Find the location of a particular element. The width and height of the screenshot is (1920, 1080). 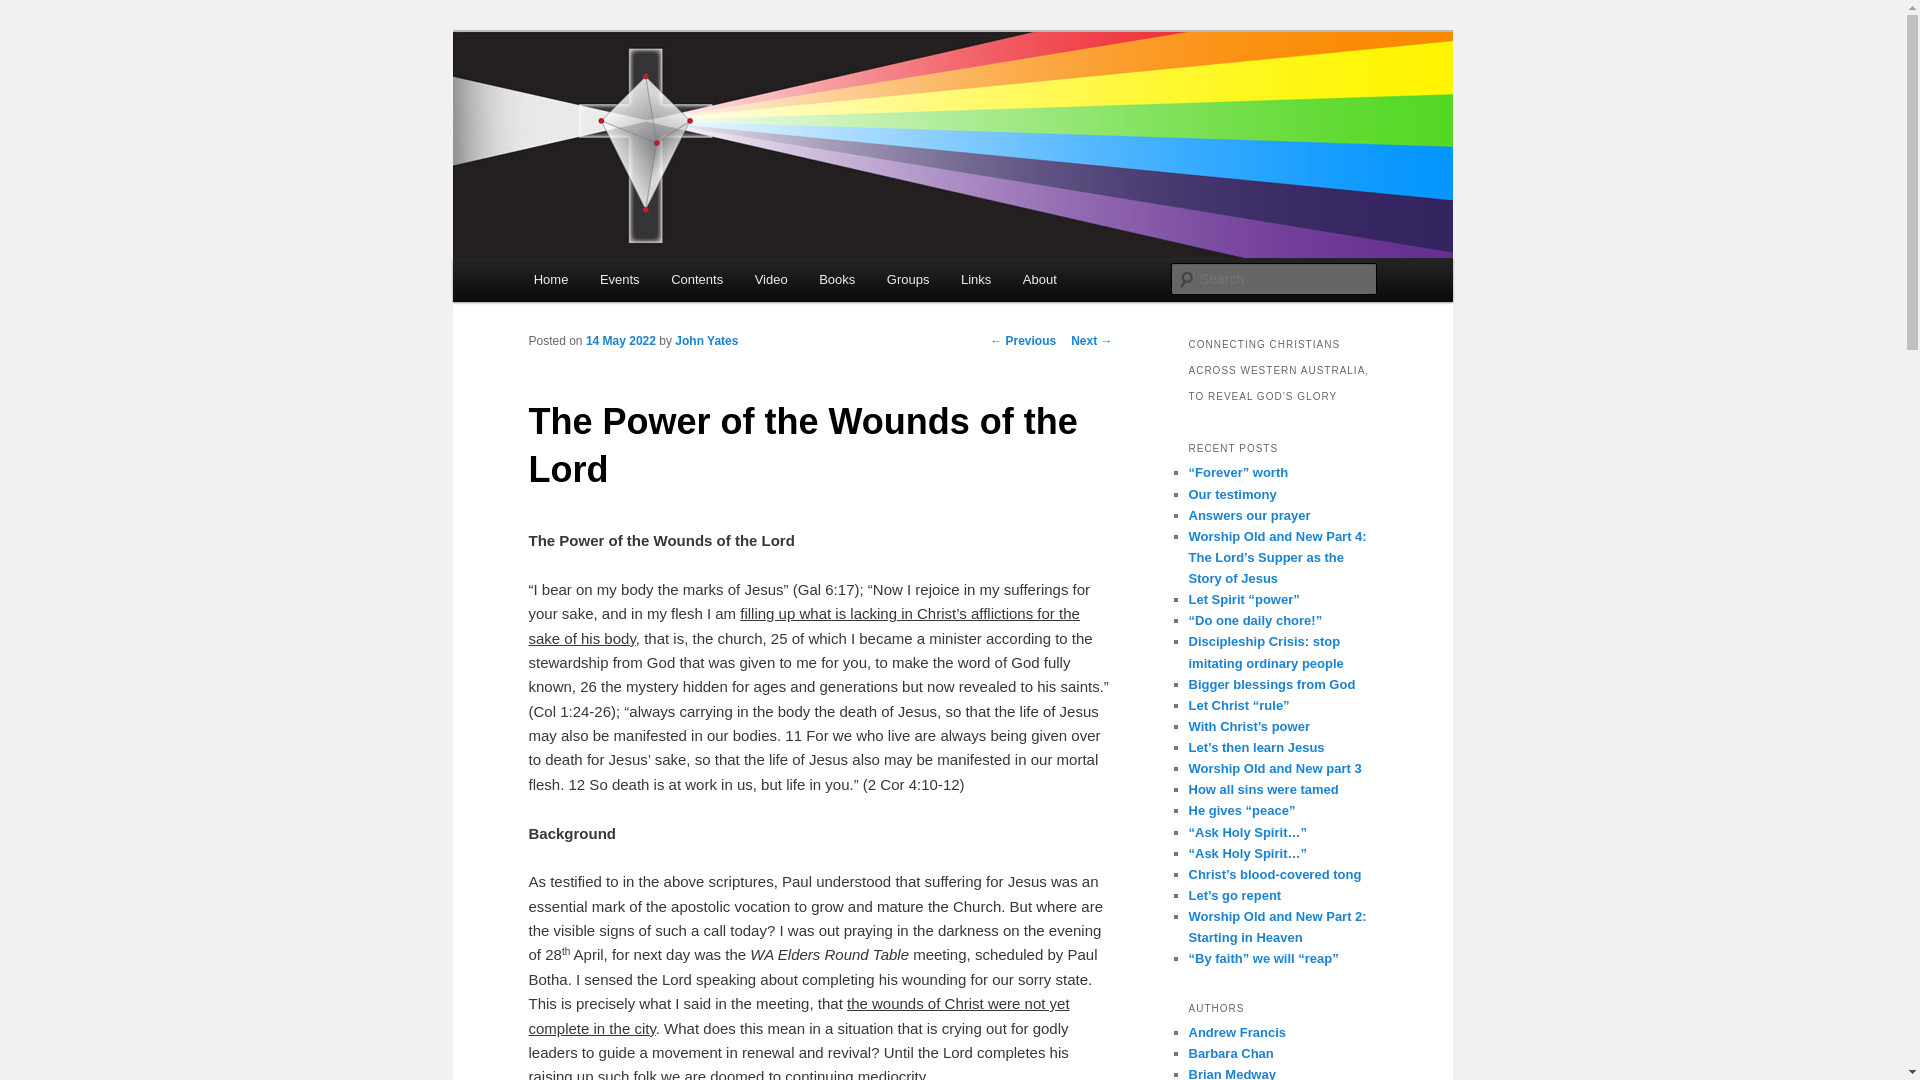

'Cross Connect' is located at coordinates (633, 104).